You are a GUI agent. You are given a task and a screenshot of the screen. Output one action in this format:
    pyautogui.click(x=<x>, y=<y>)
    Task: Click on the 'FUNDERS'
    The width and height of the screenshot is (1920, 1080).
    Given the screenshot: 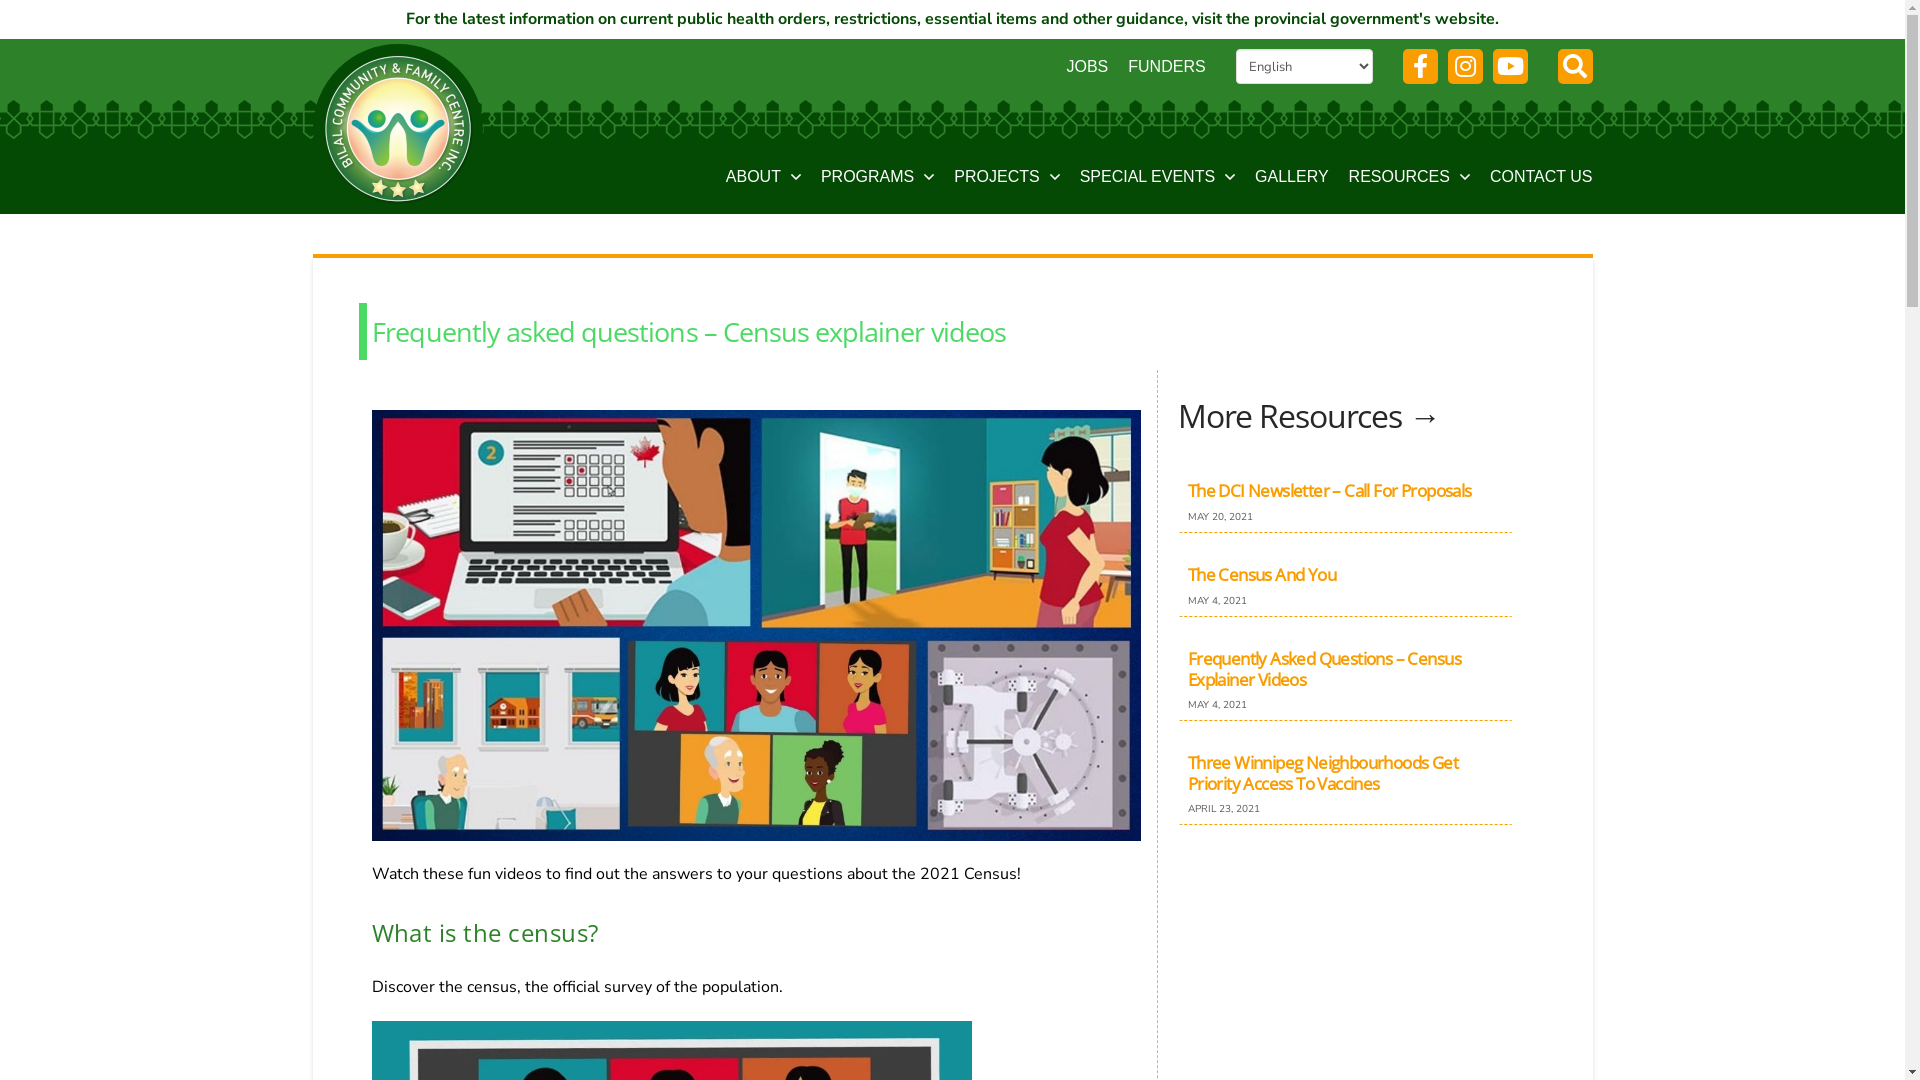 What is the action you would take?
    pyautogui.click(x=1166, y=65)
    